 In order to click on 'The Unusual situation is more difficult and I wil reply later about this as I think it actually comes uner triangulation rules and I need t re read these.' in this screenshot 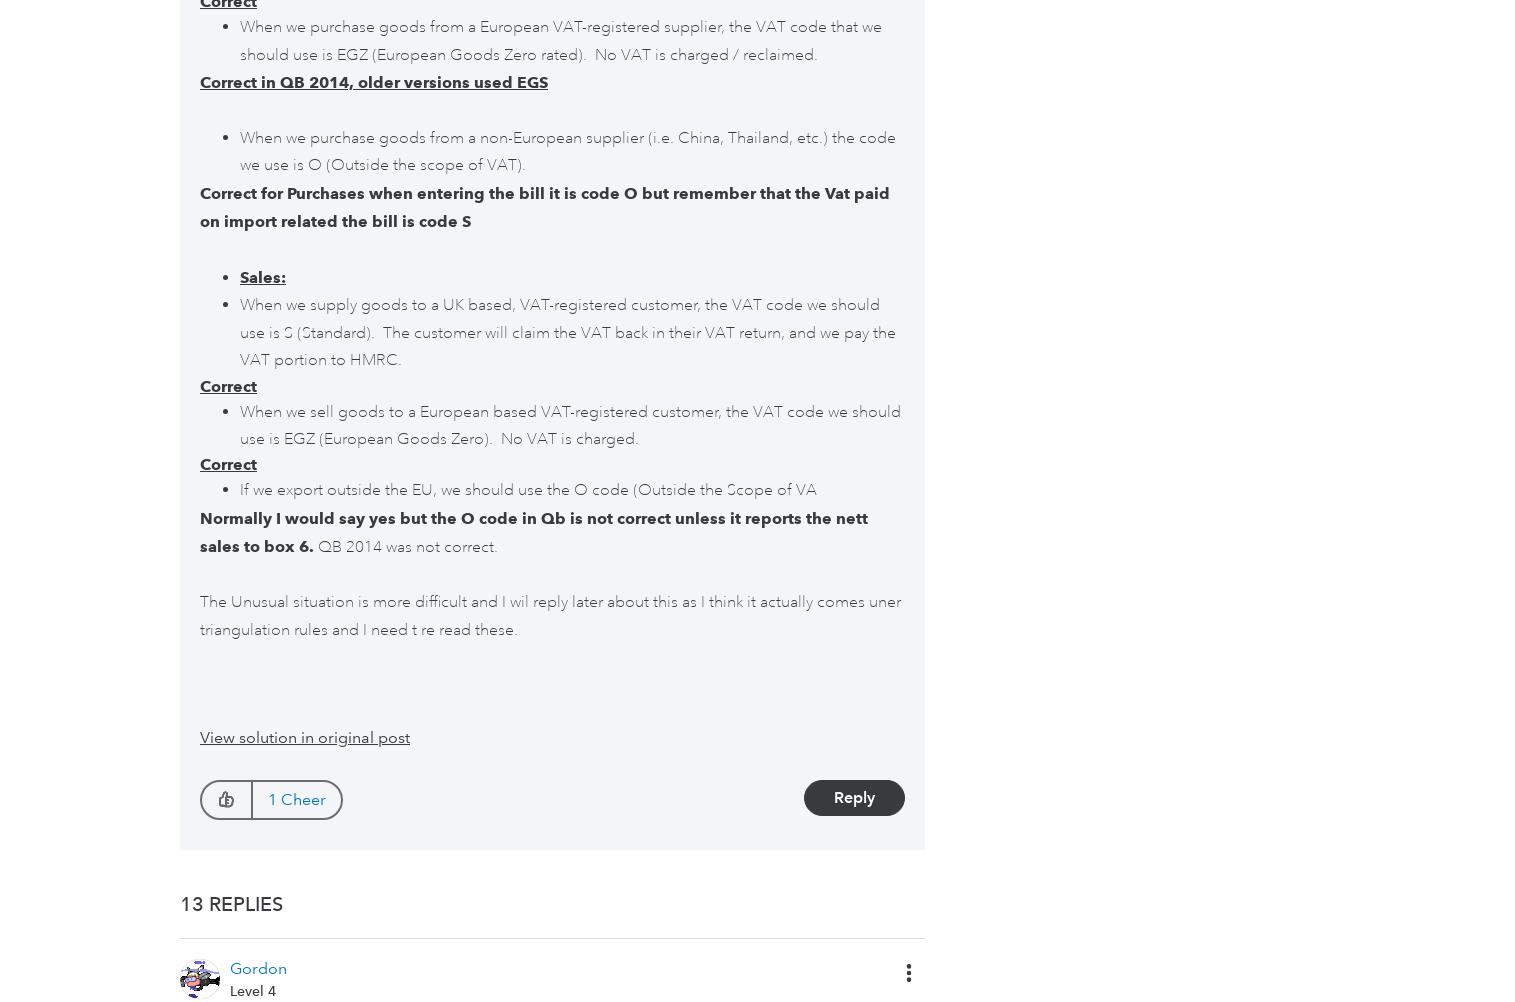, I will do `click(198, 614)`.